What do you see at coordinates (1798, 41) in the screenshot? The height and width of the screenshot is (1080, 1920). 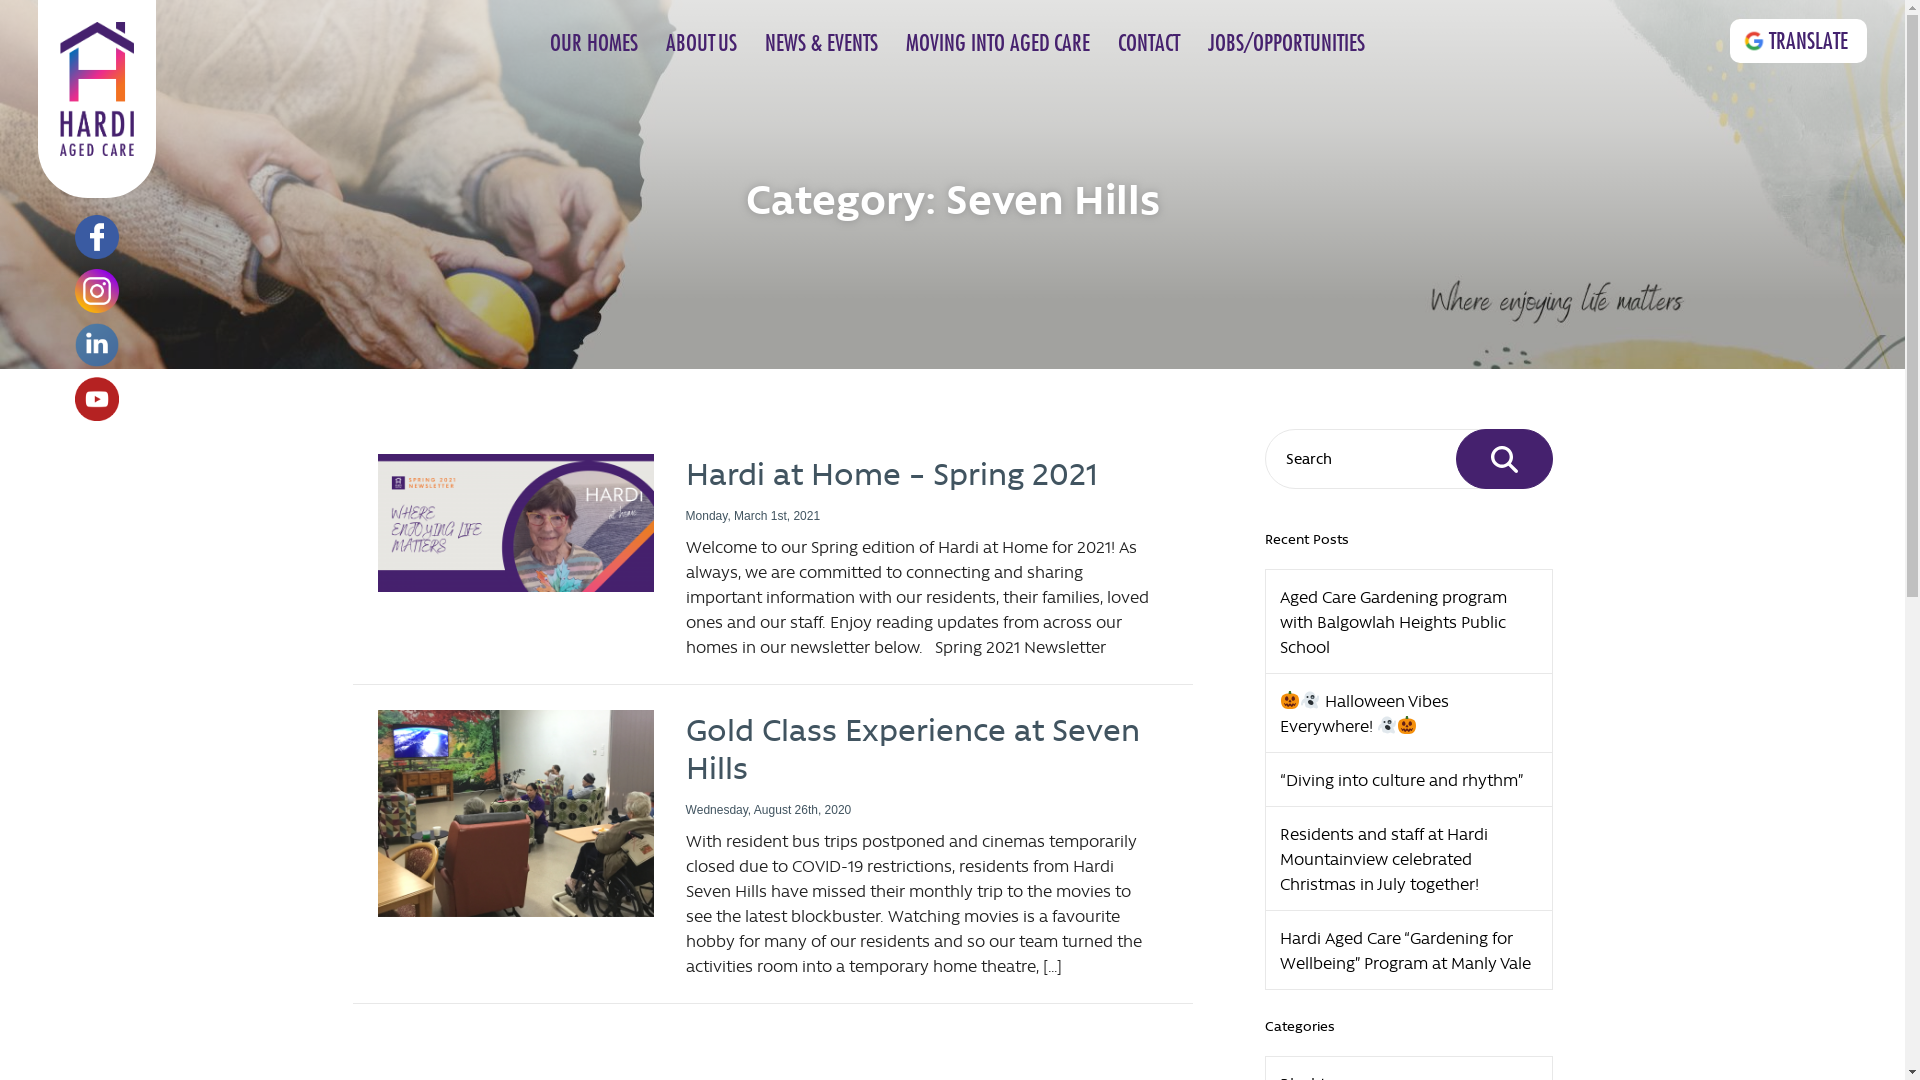 I see `'TRANSLATE'` at bounding box center [1798, 41].